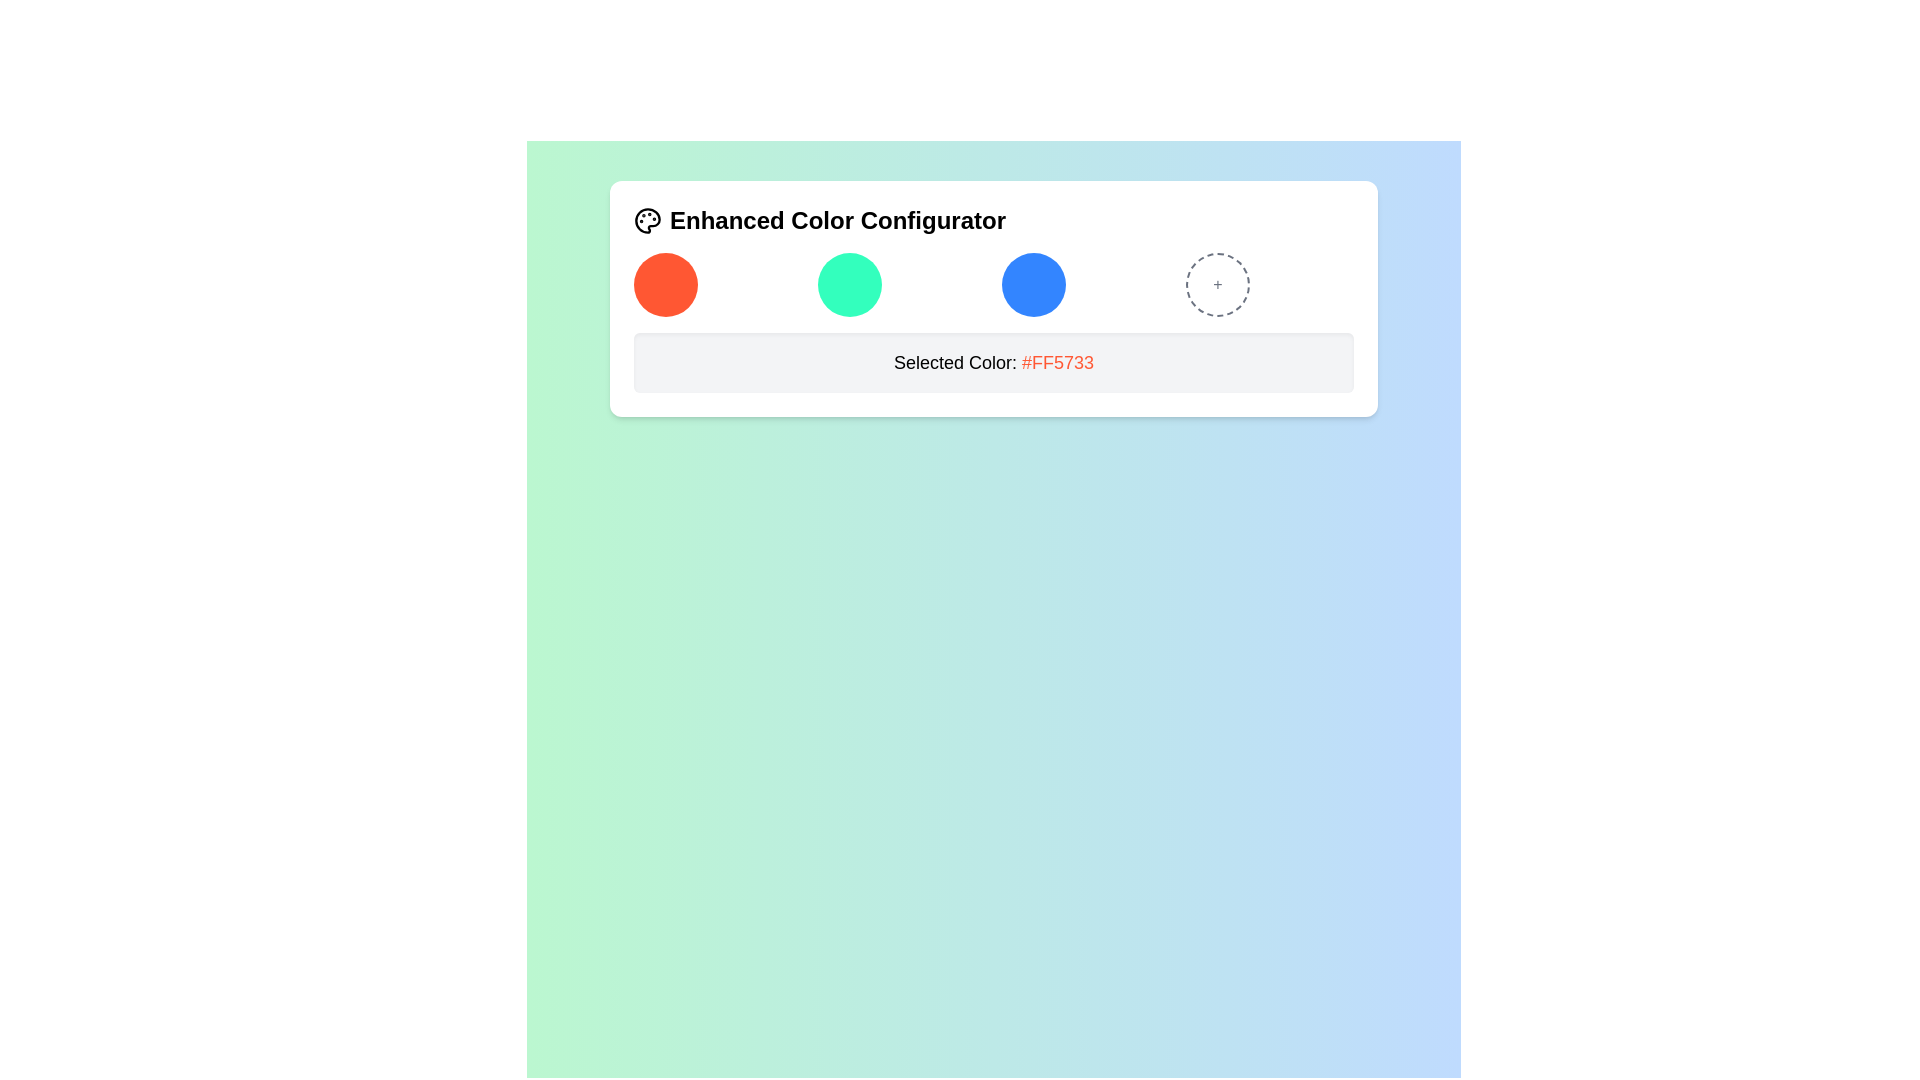  I want to click on the third circular blue color option in a horizontal group of four, so click(1084, 285).